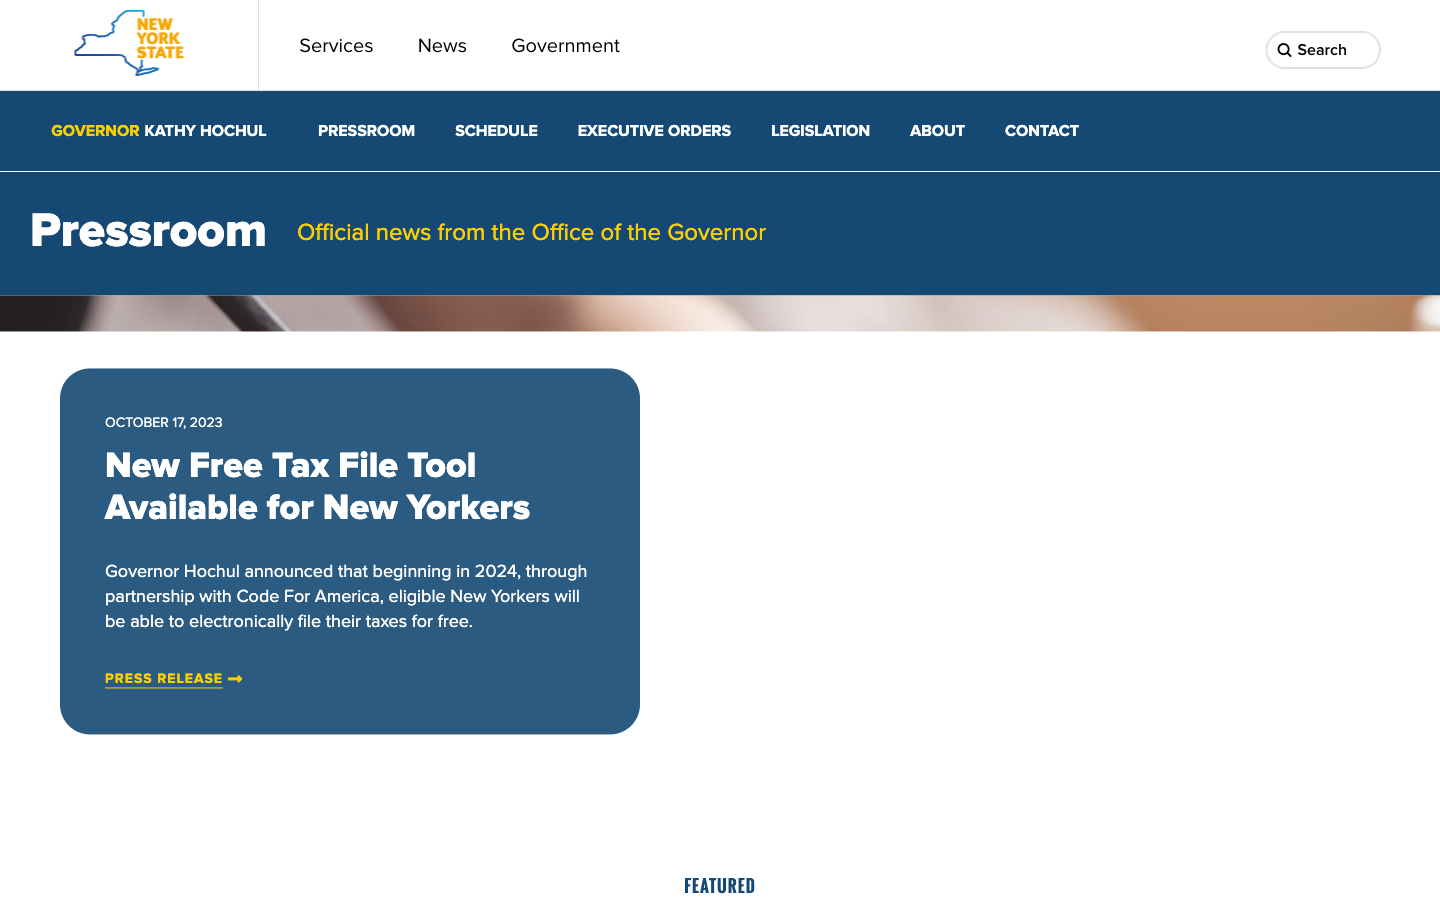  I want to click on the homepage of Governor Kathy Hochul, so click(157, 131).